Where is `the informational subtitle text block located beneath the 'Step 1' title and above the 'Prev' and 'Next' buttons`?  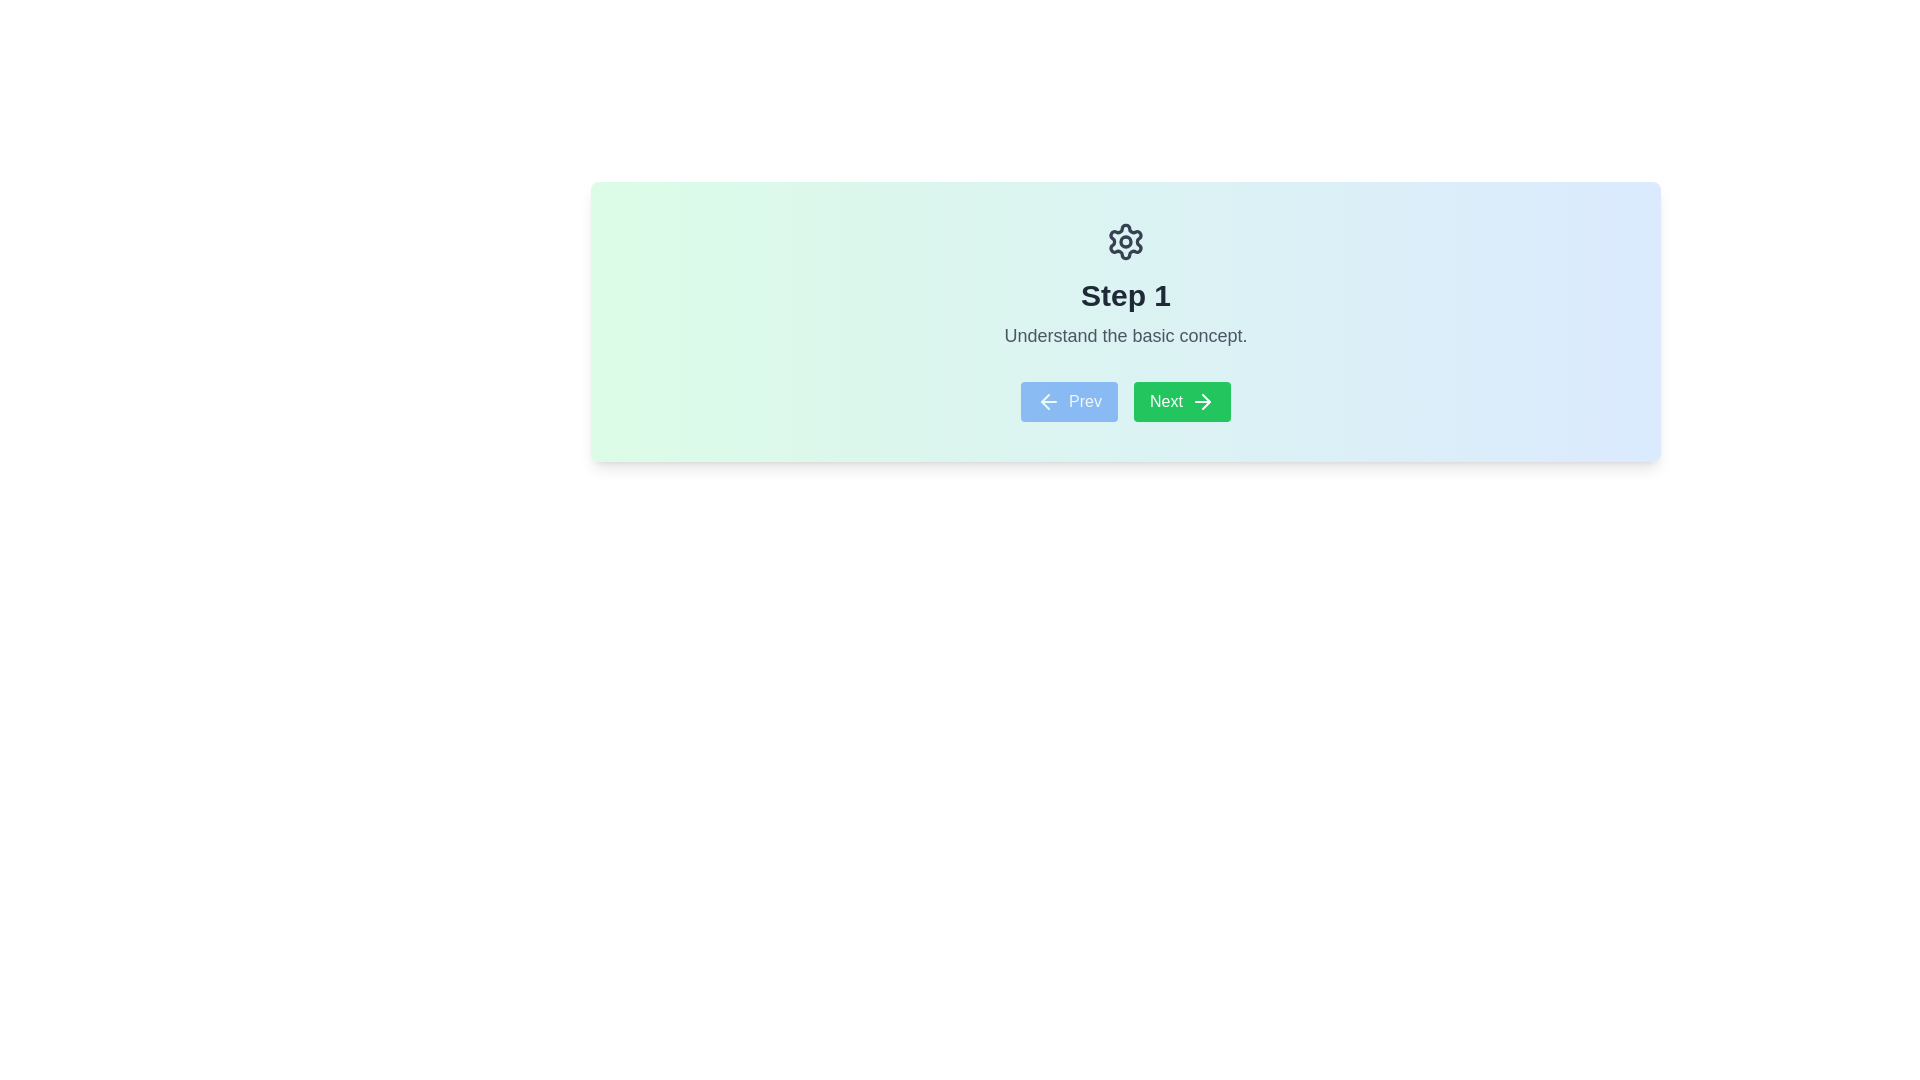 the informational subtitle text block located beneath the 'Step 1' title and above the 'Prev' and 'Next' buttons is located at coordinates (1126, 334).